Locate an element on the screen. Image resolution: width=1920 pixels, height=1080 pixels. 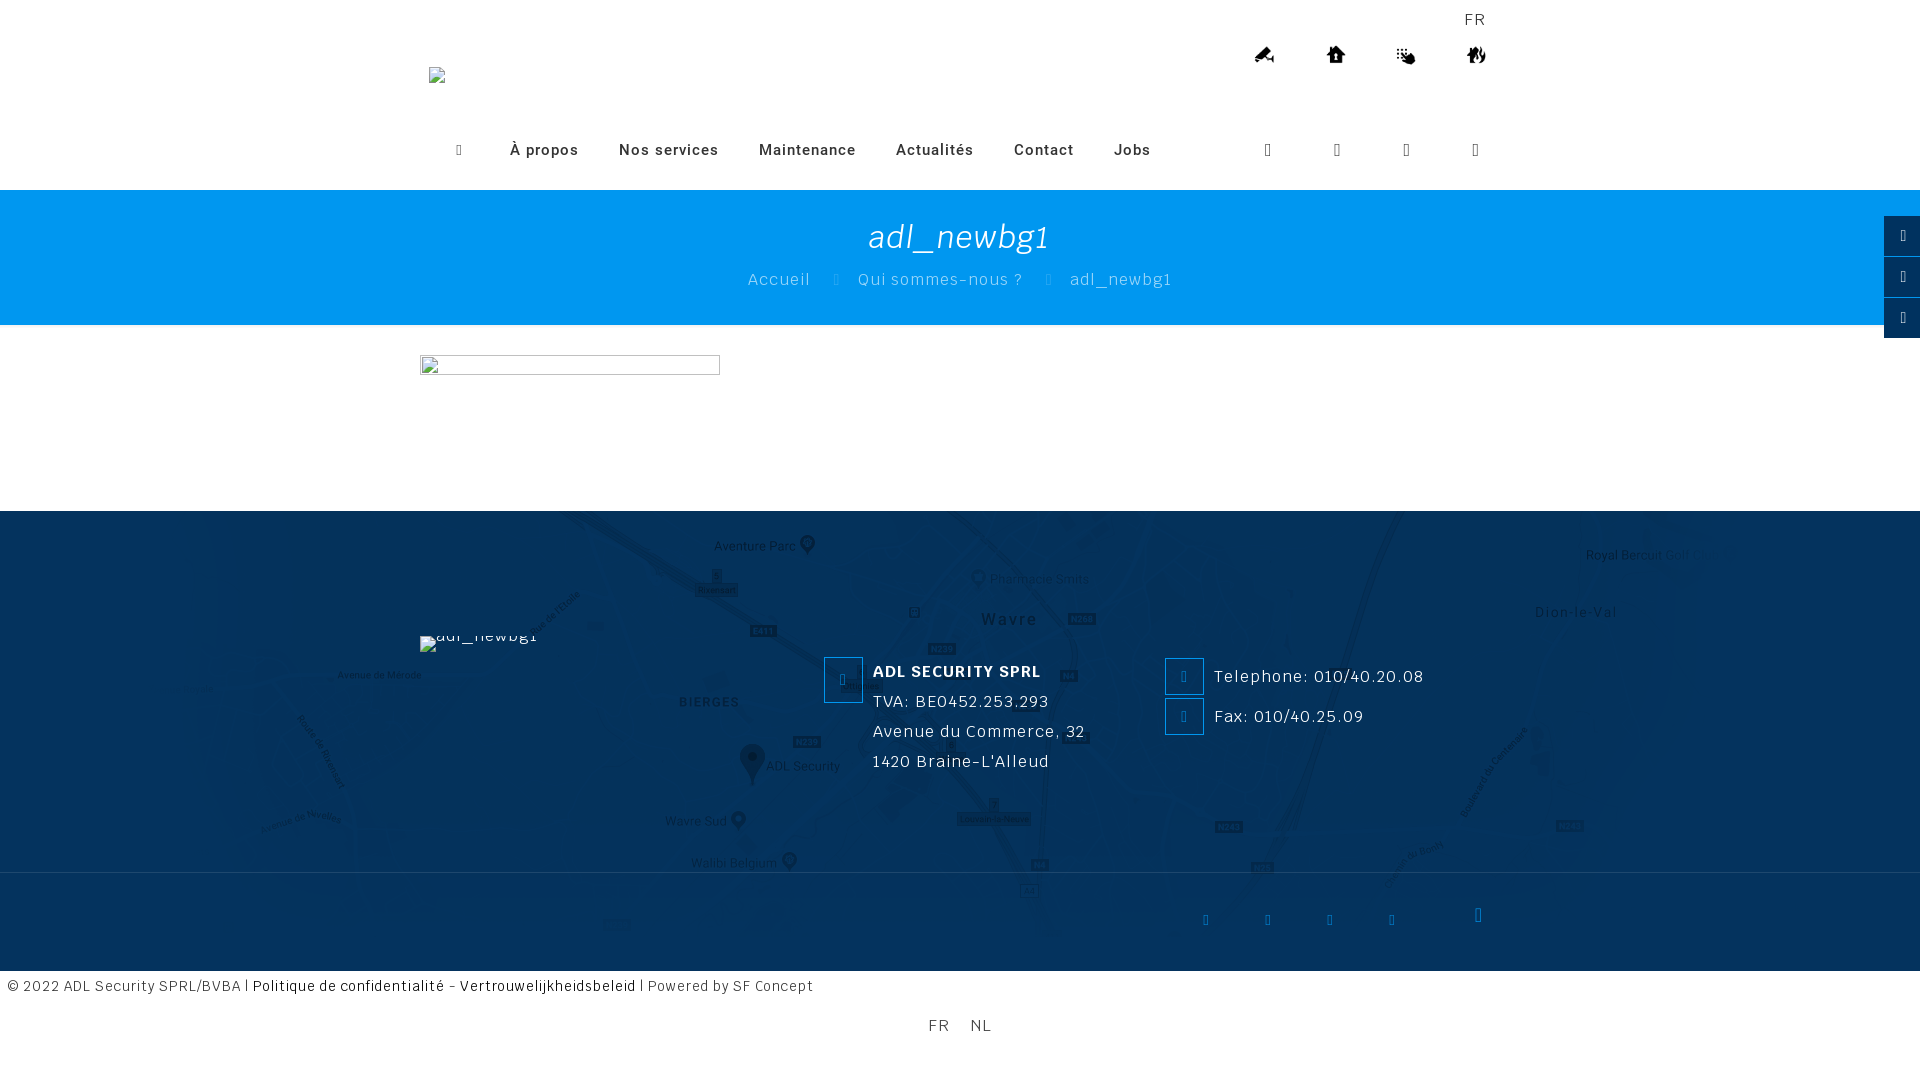
'adl_newbg1' is located at coordinates (478, 644).